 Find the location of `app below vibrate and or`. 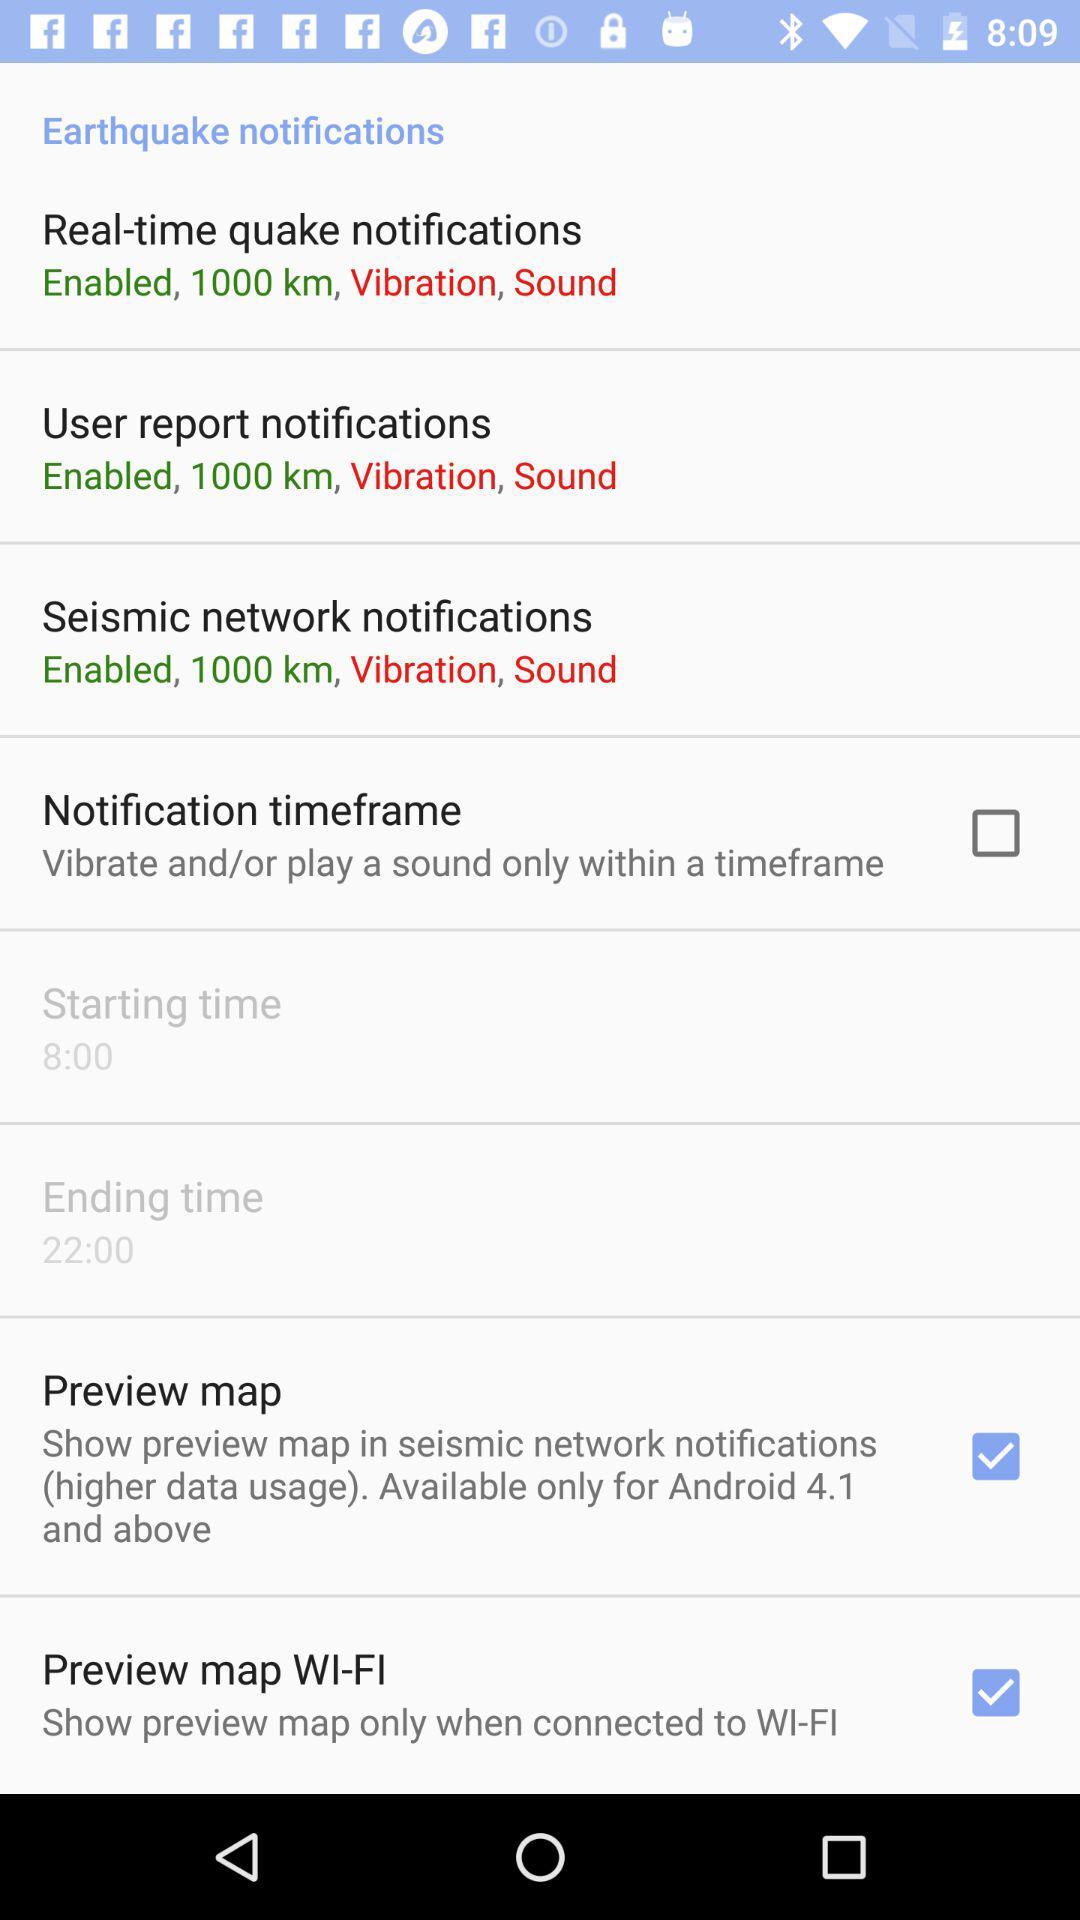

app below vibrate and or is located at coordinates (161, 1002).